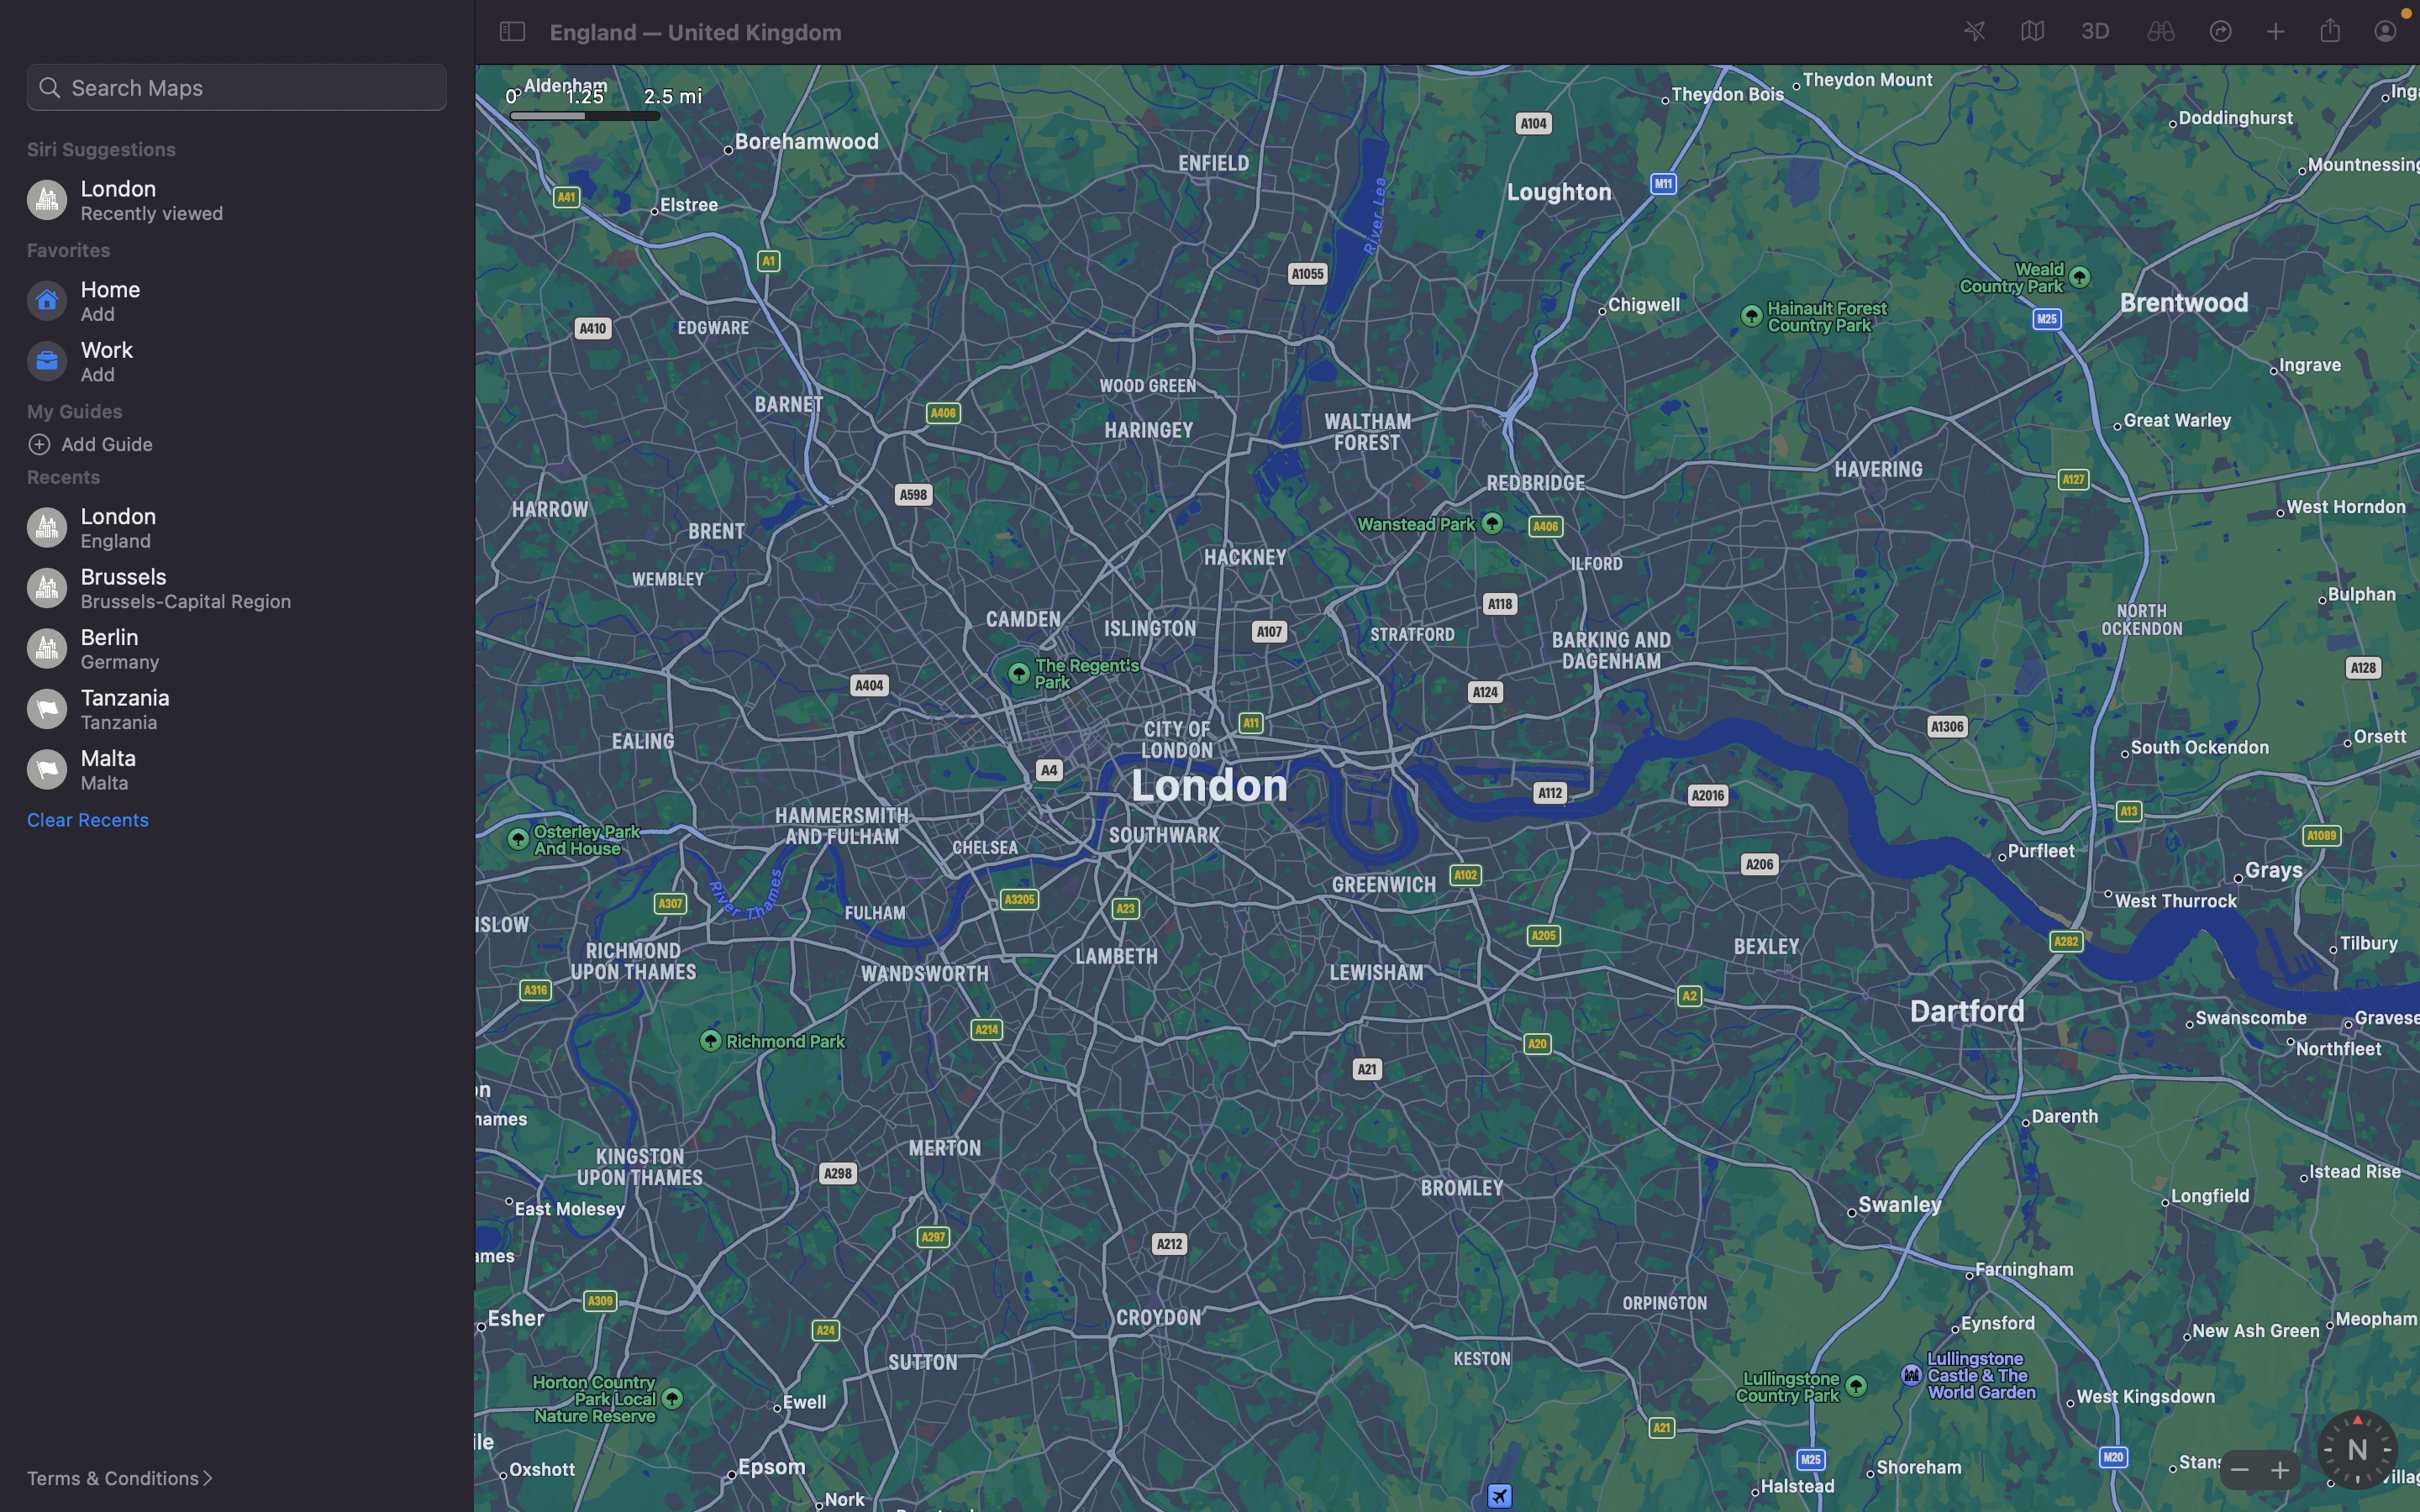 The image size is (2420, 1512). Describe the element at coordinates (91, 819) in the screenshot. I see `Erase all recent activities and search for "tour London"` at that location.